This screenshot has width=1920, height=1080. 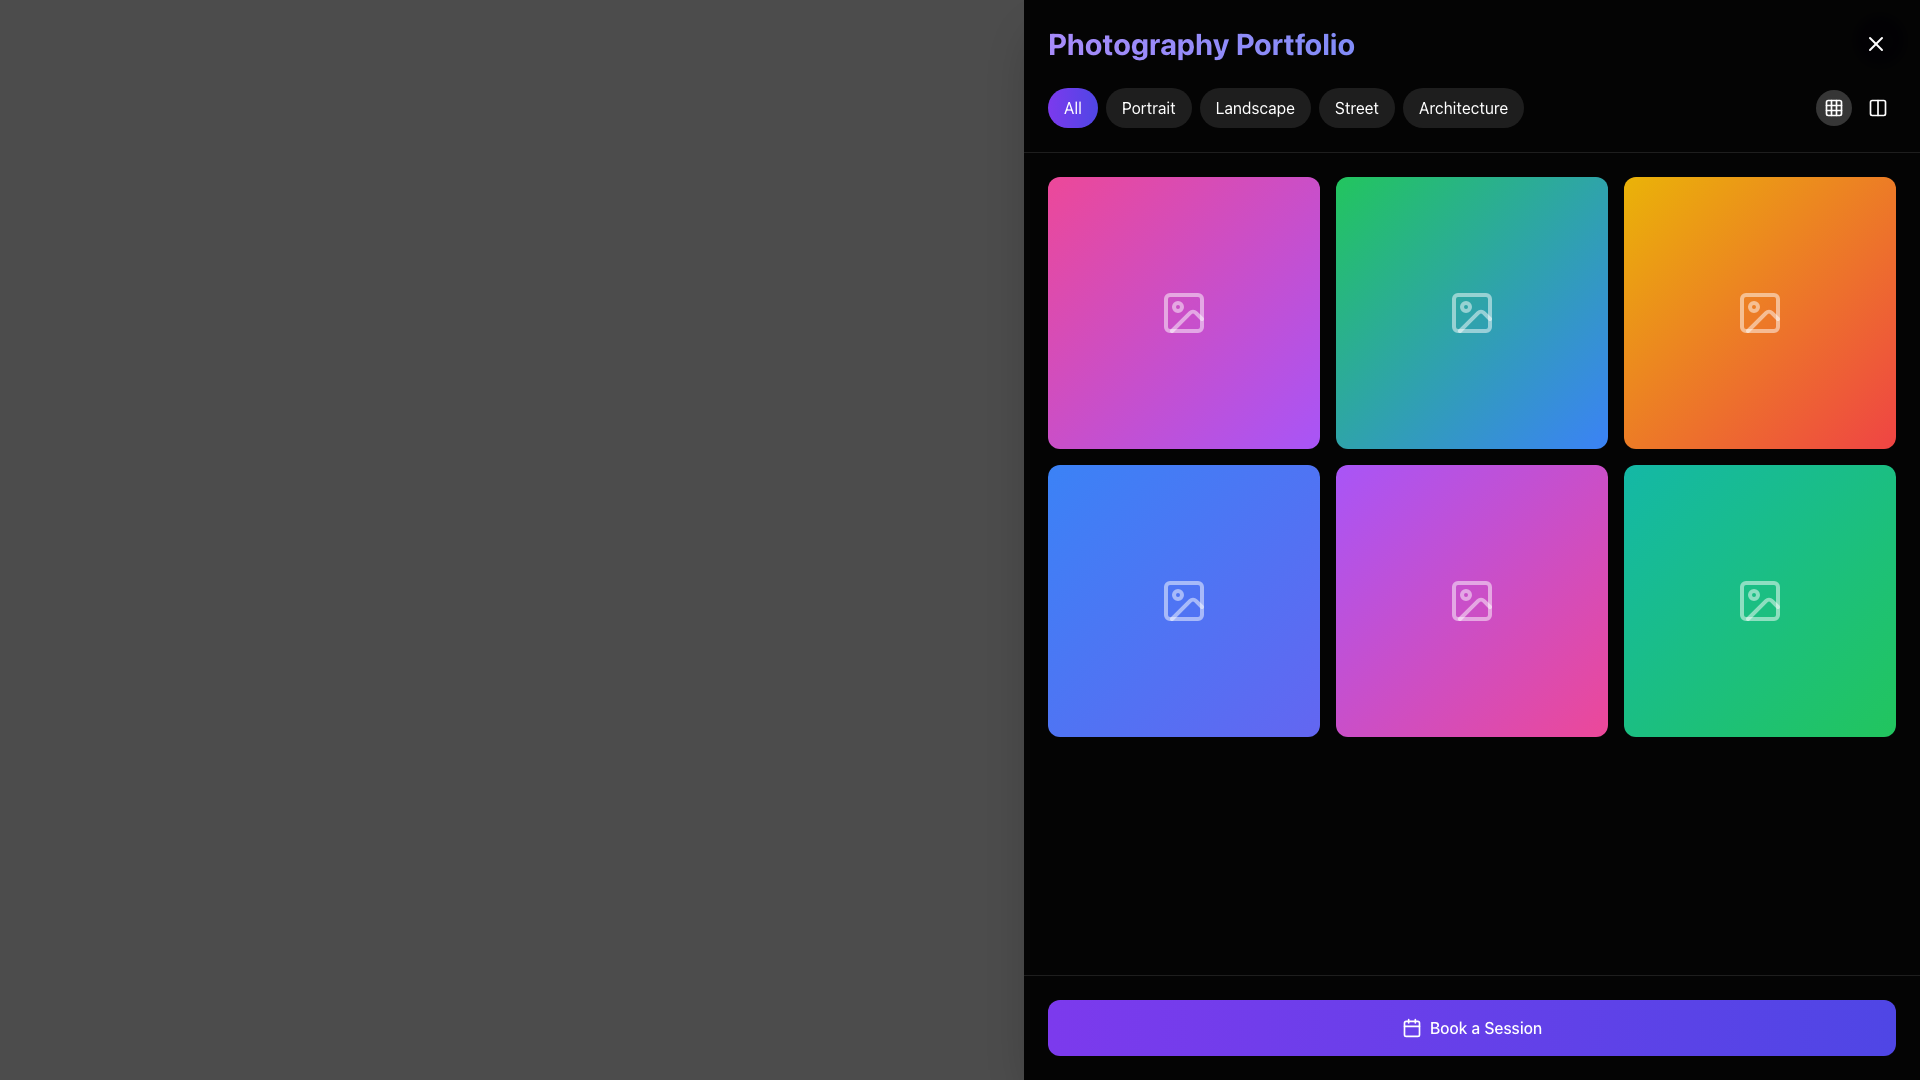 I want to click on the circular icon button located at the top-right corner of the interface, so click(x=1876, y=108).